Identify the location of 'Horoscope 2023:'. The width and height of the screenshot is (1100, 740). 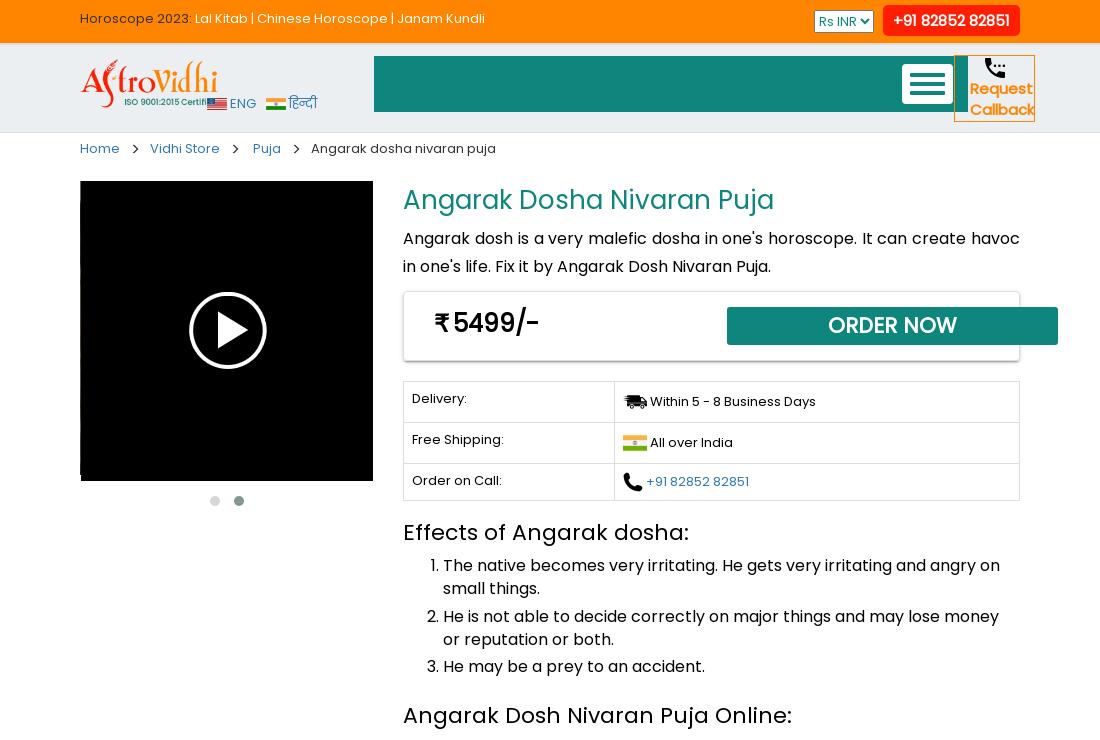
(137, 17).